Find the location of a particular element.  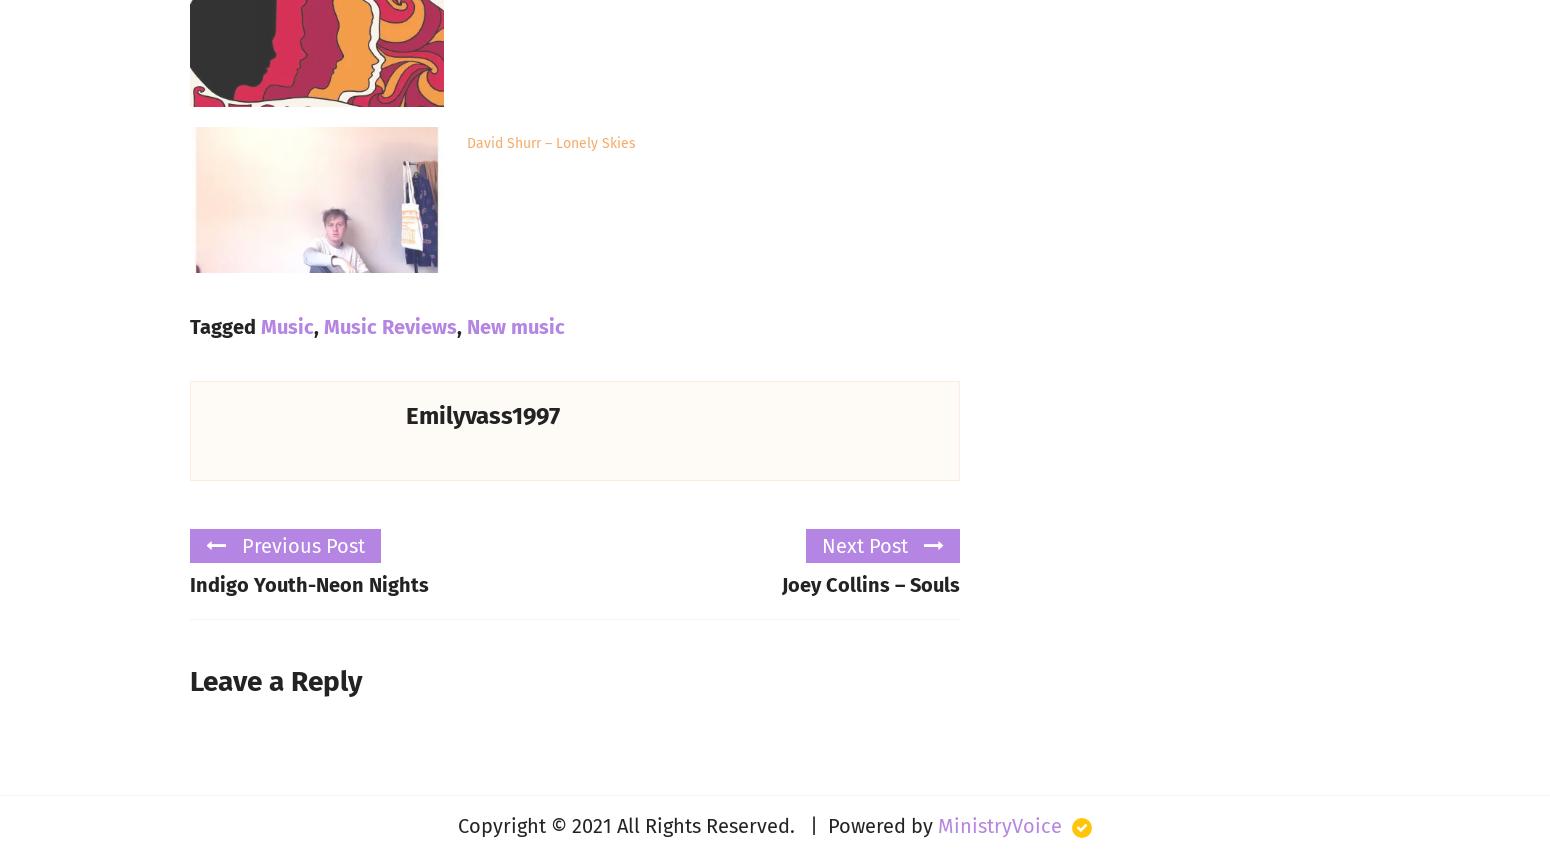

'Music' is located at coordinates (287, 325).